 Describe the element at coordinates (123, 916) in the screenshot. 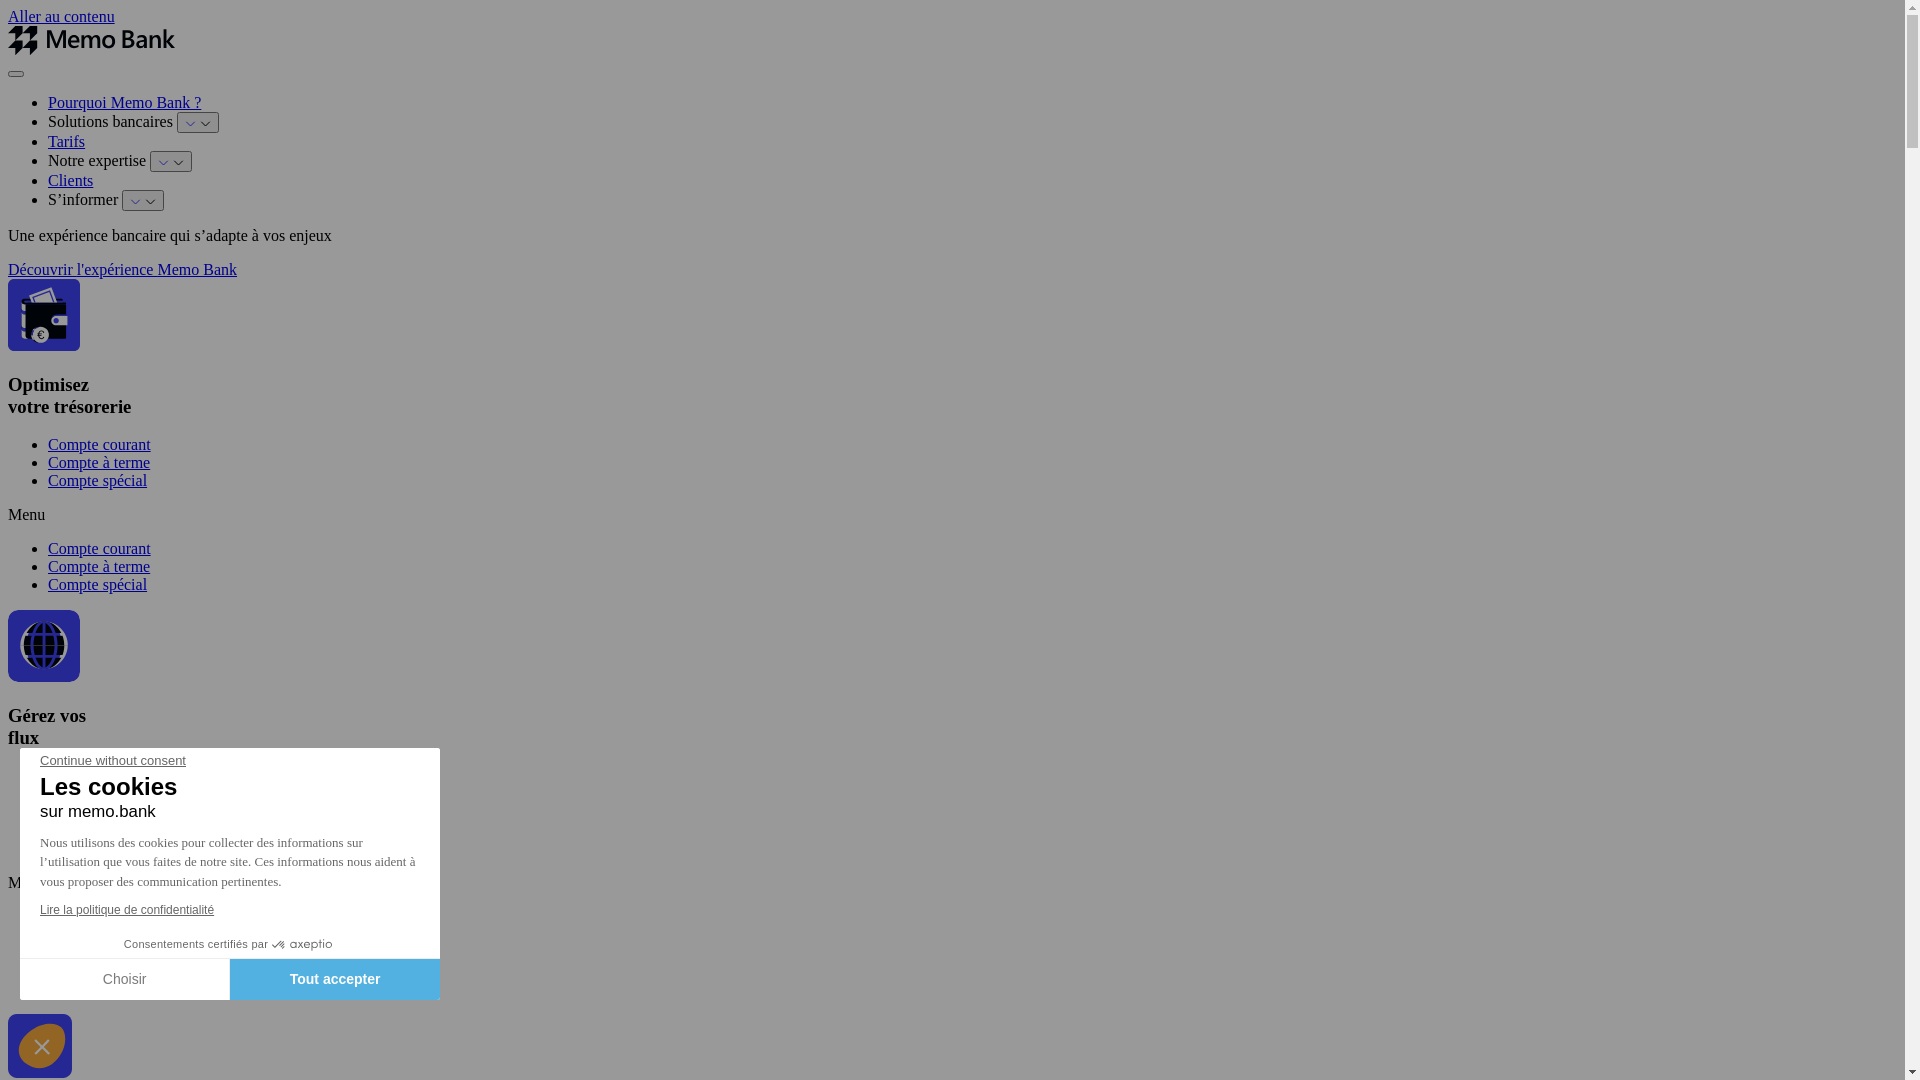

I see `'Automatisation des flux'` at that location.